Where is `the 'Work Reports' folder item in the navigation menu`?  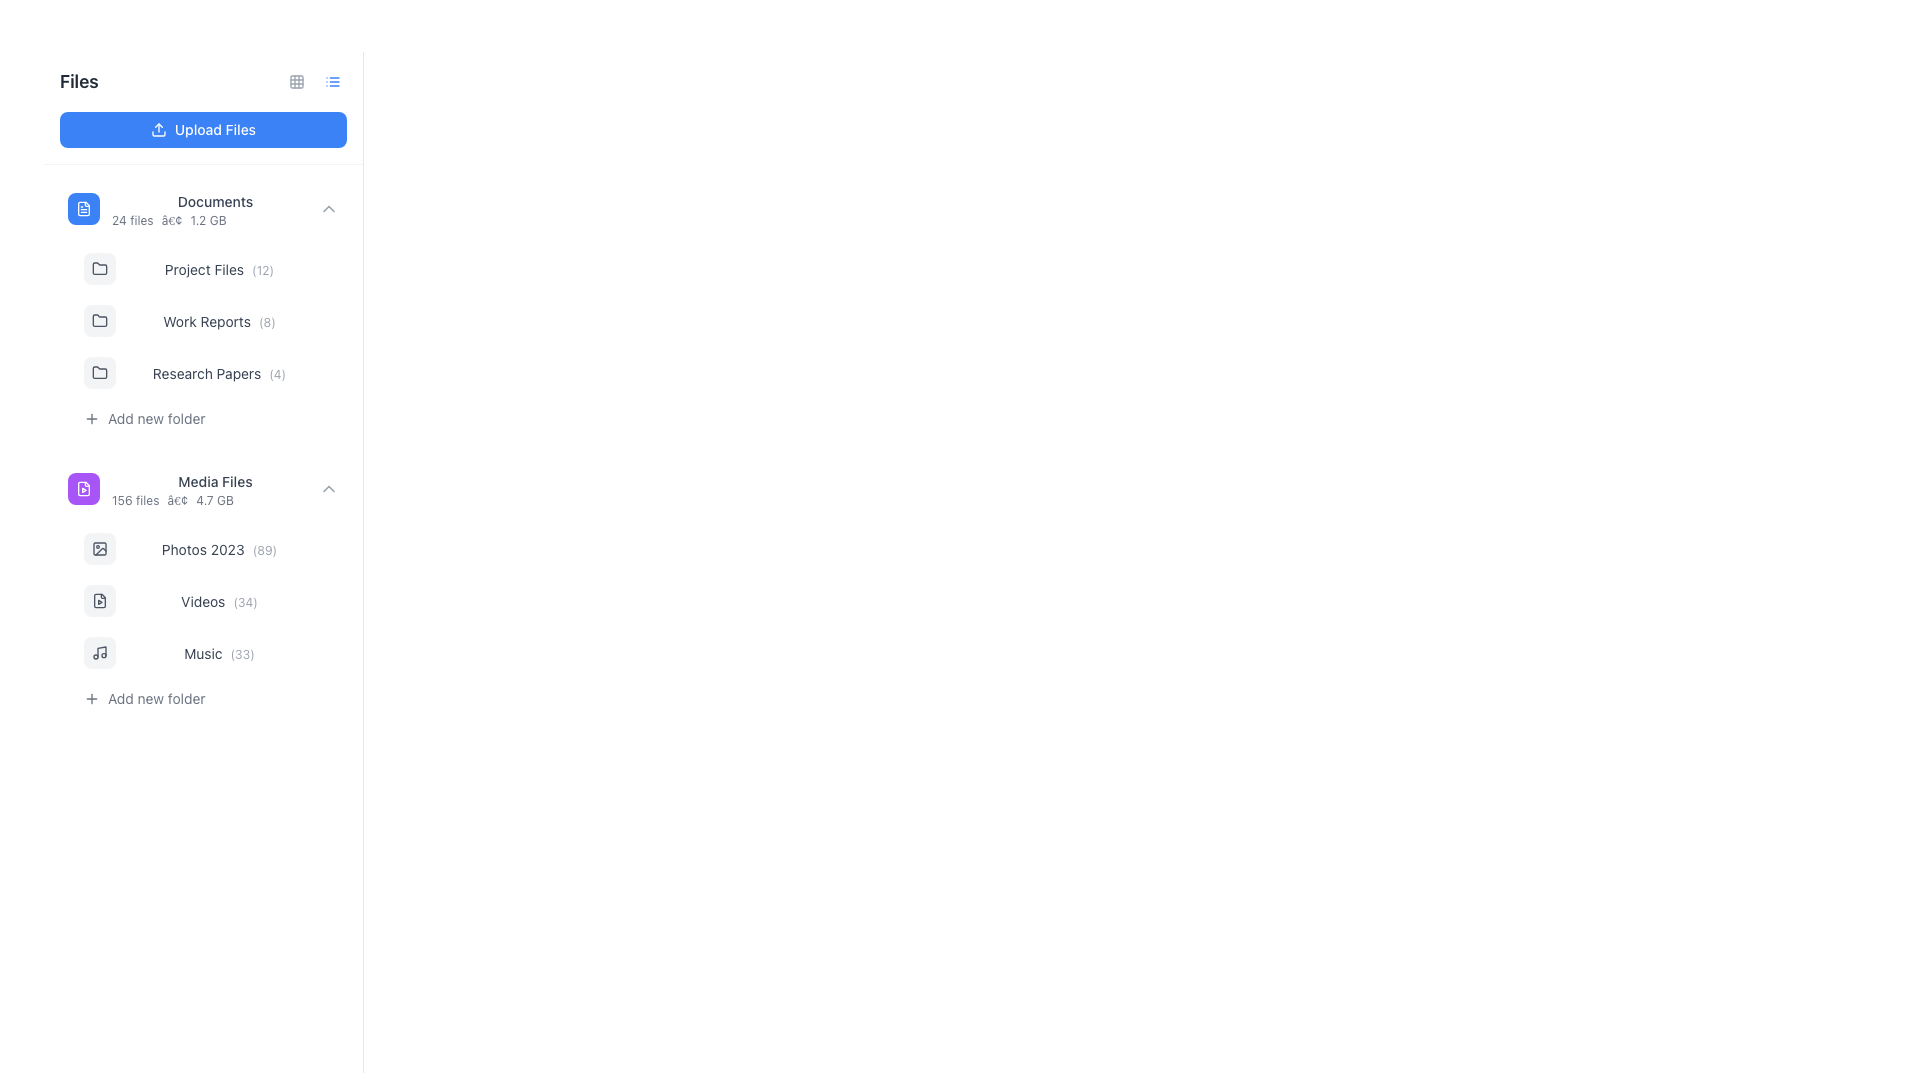 the 'Work Reports' folder item in the navigation menu is located at coordinates (203, 308).